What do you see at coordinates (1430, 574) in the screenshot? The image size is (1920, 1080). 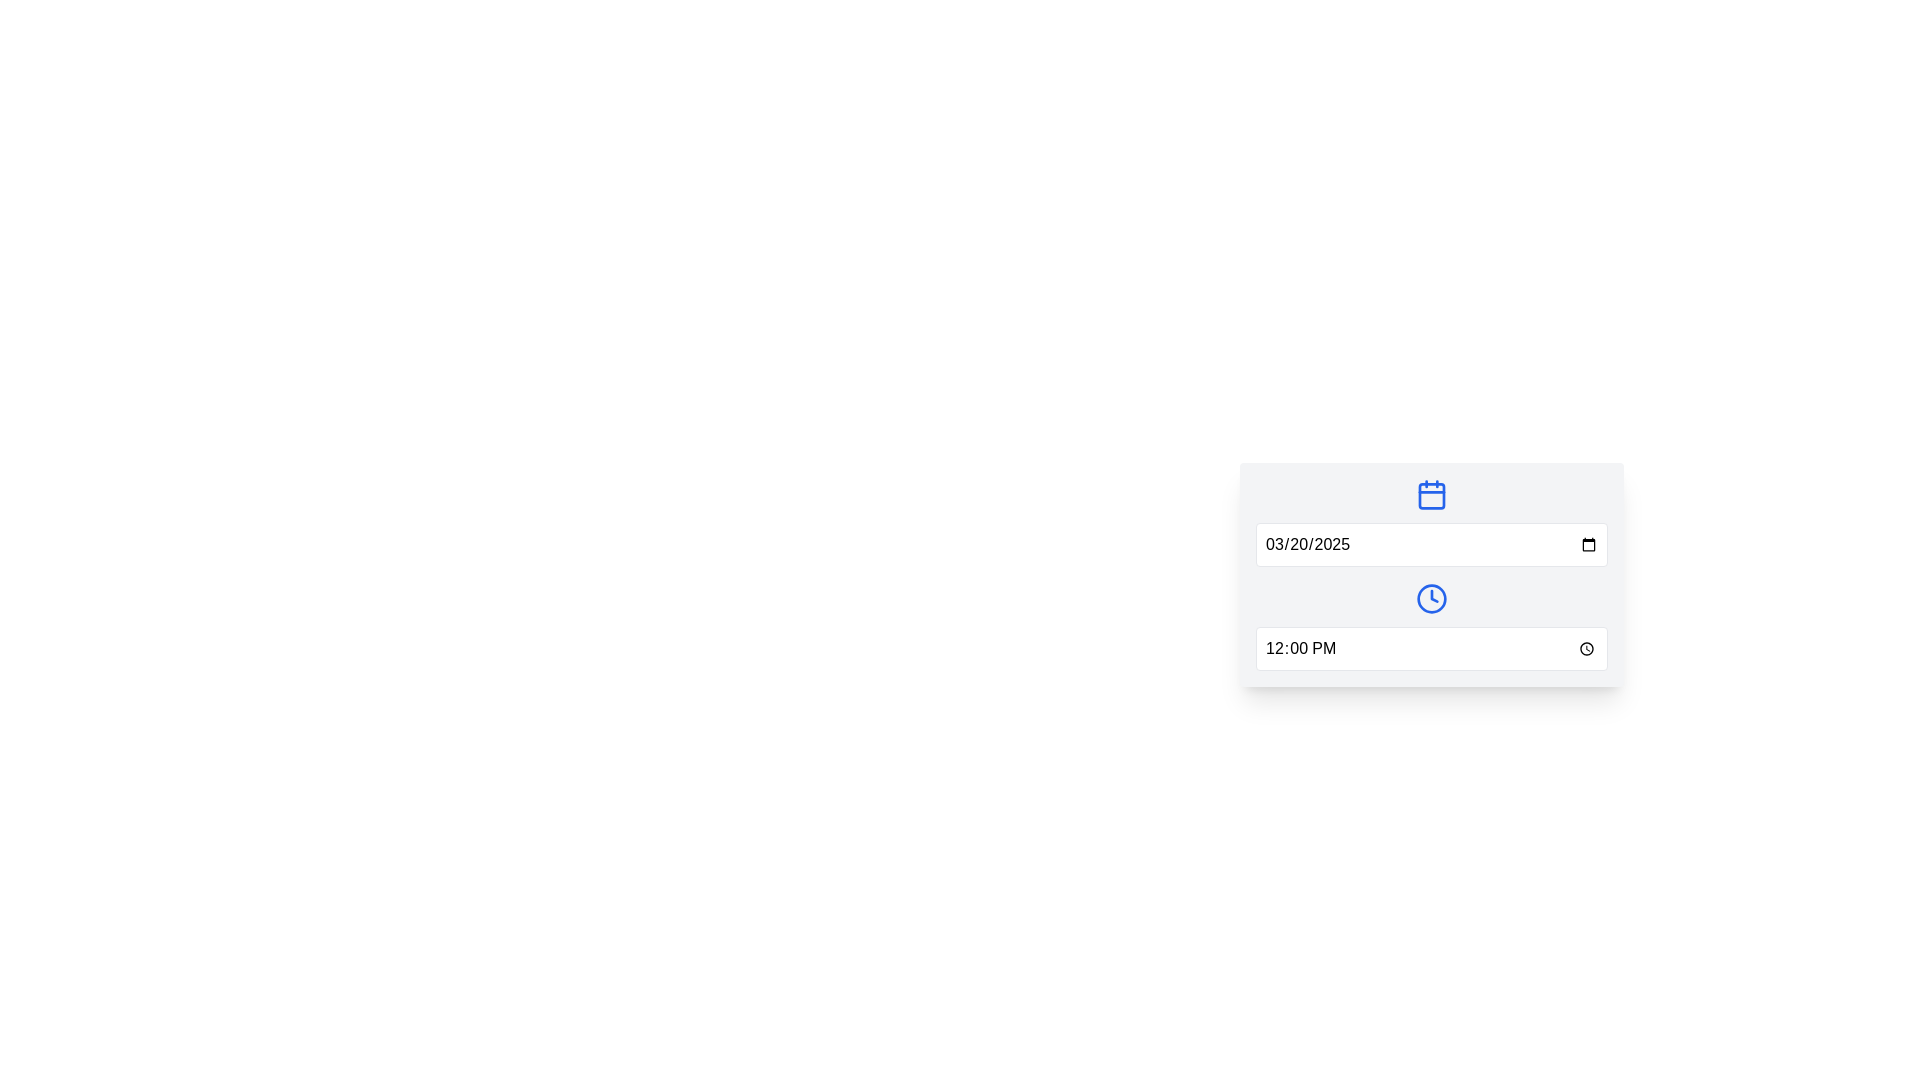 I see `the clock icon in the date-time picker component, which is styled with a gray background and includes a calendar icon and a clock icon` at bounding box center [1430, 574].